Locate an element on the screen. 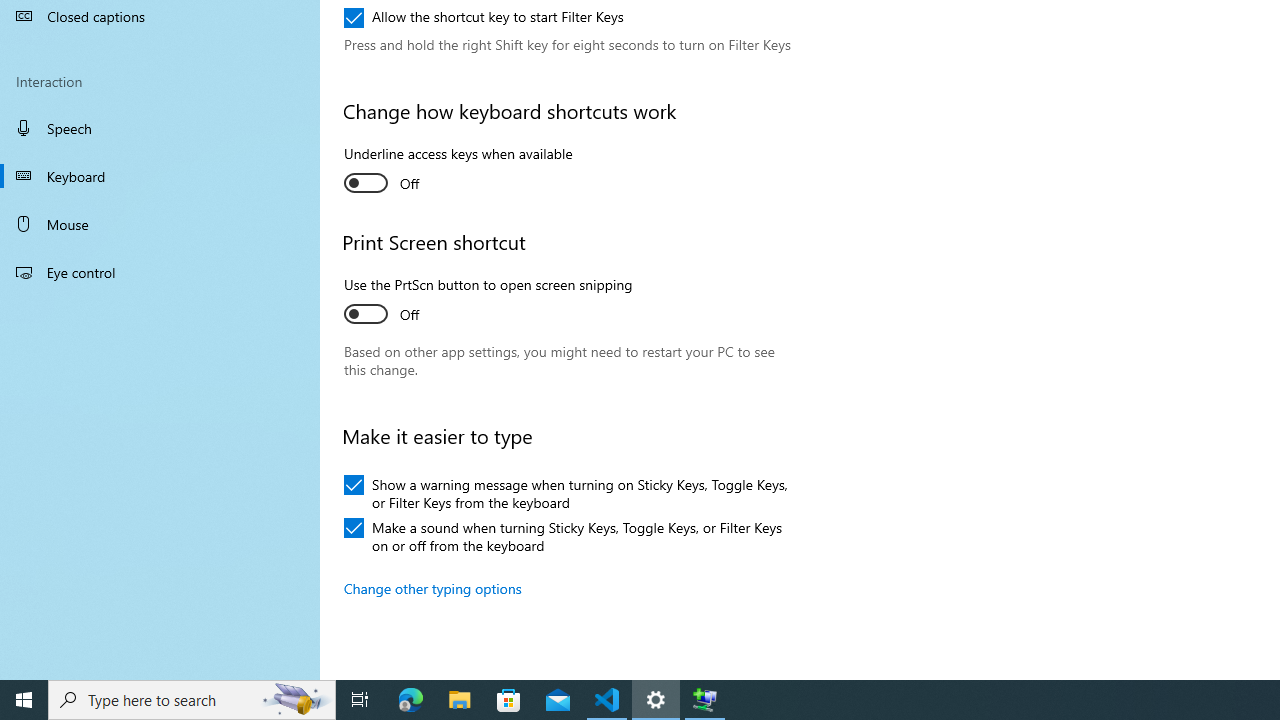 The height and width of the screenshot is (720, 1280). 'Type here to search' is located at coordinates (192, 698).